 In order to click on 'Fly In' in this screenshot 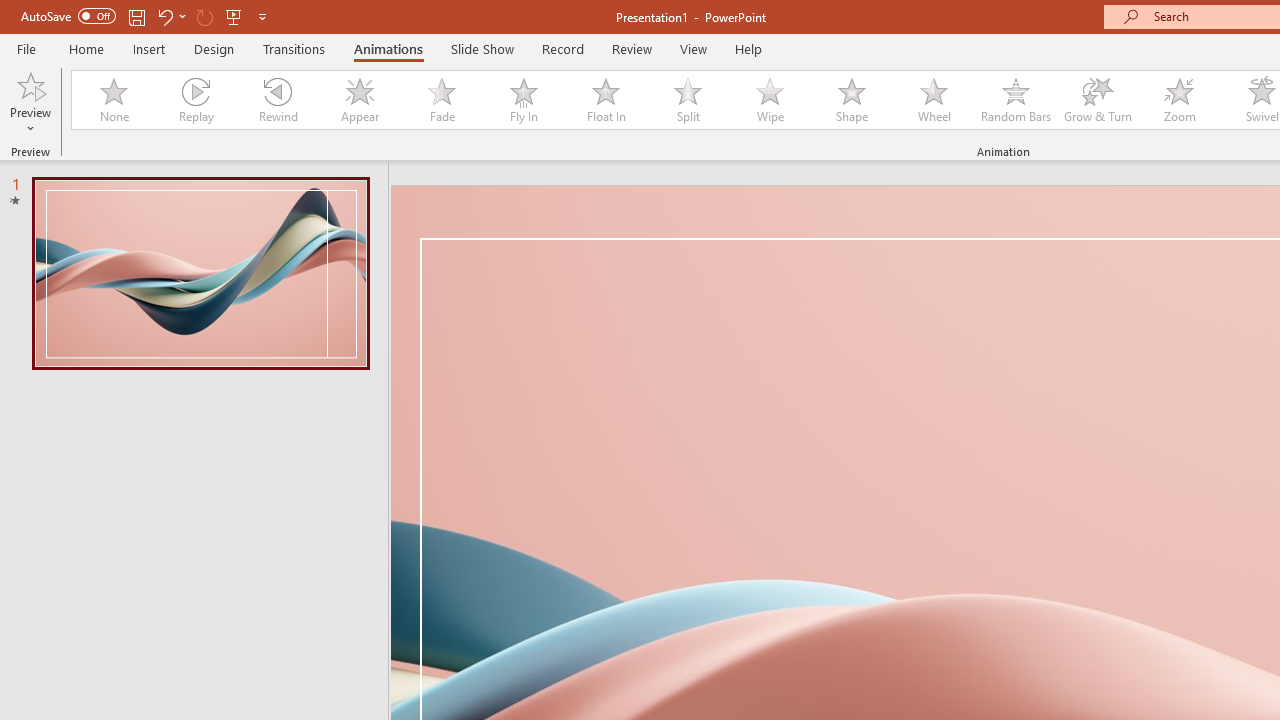, I will do `click(523, 100)`.